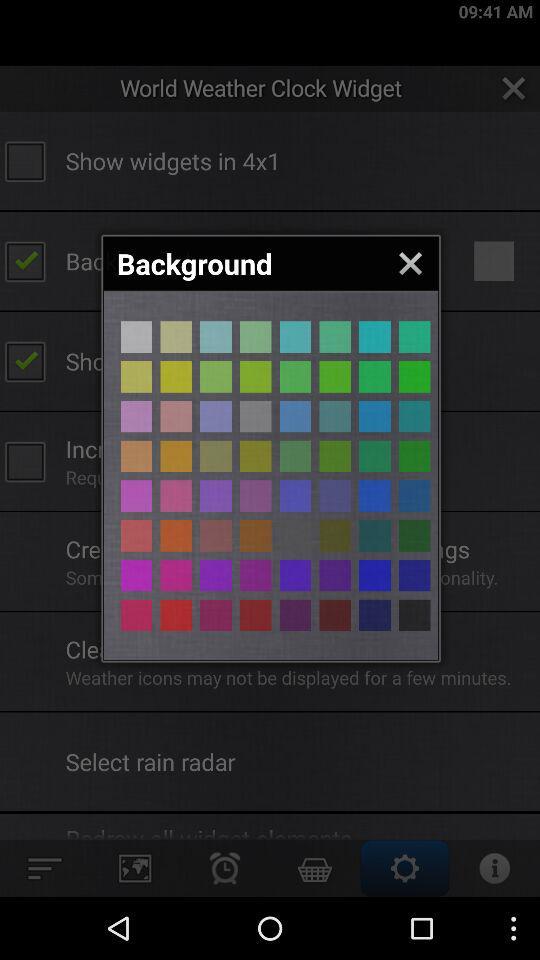 The image size is (540, 960). Describe the element at coordinates (374, 575) in the screenshot. I see `backround button` at that location.